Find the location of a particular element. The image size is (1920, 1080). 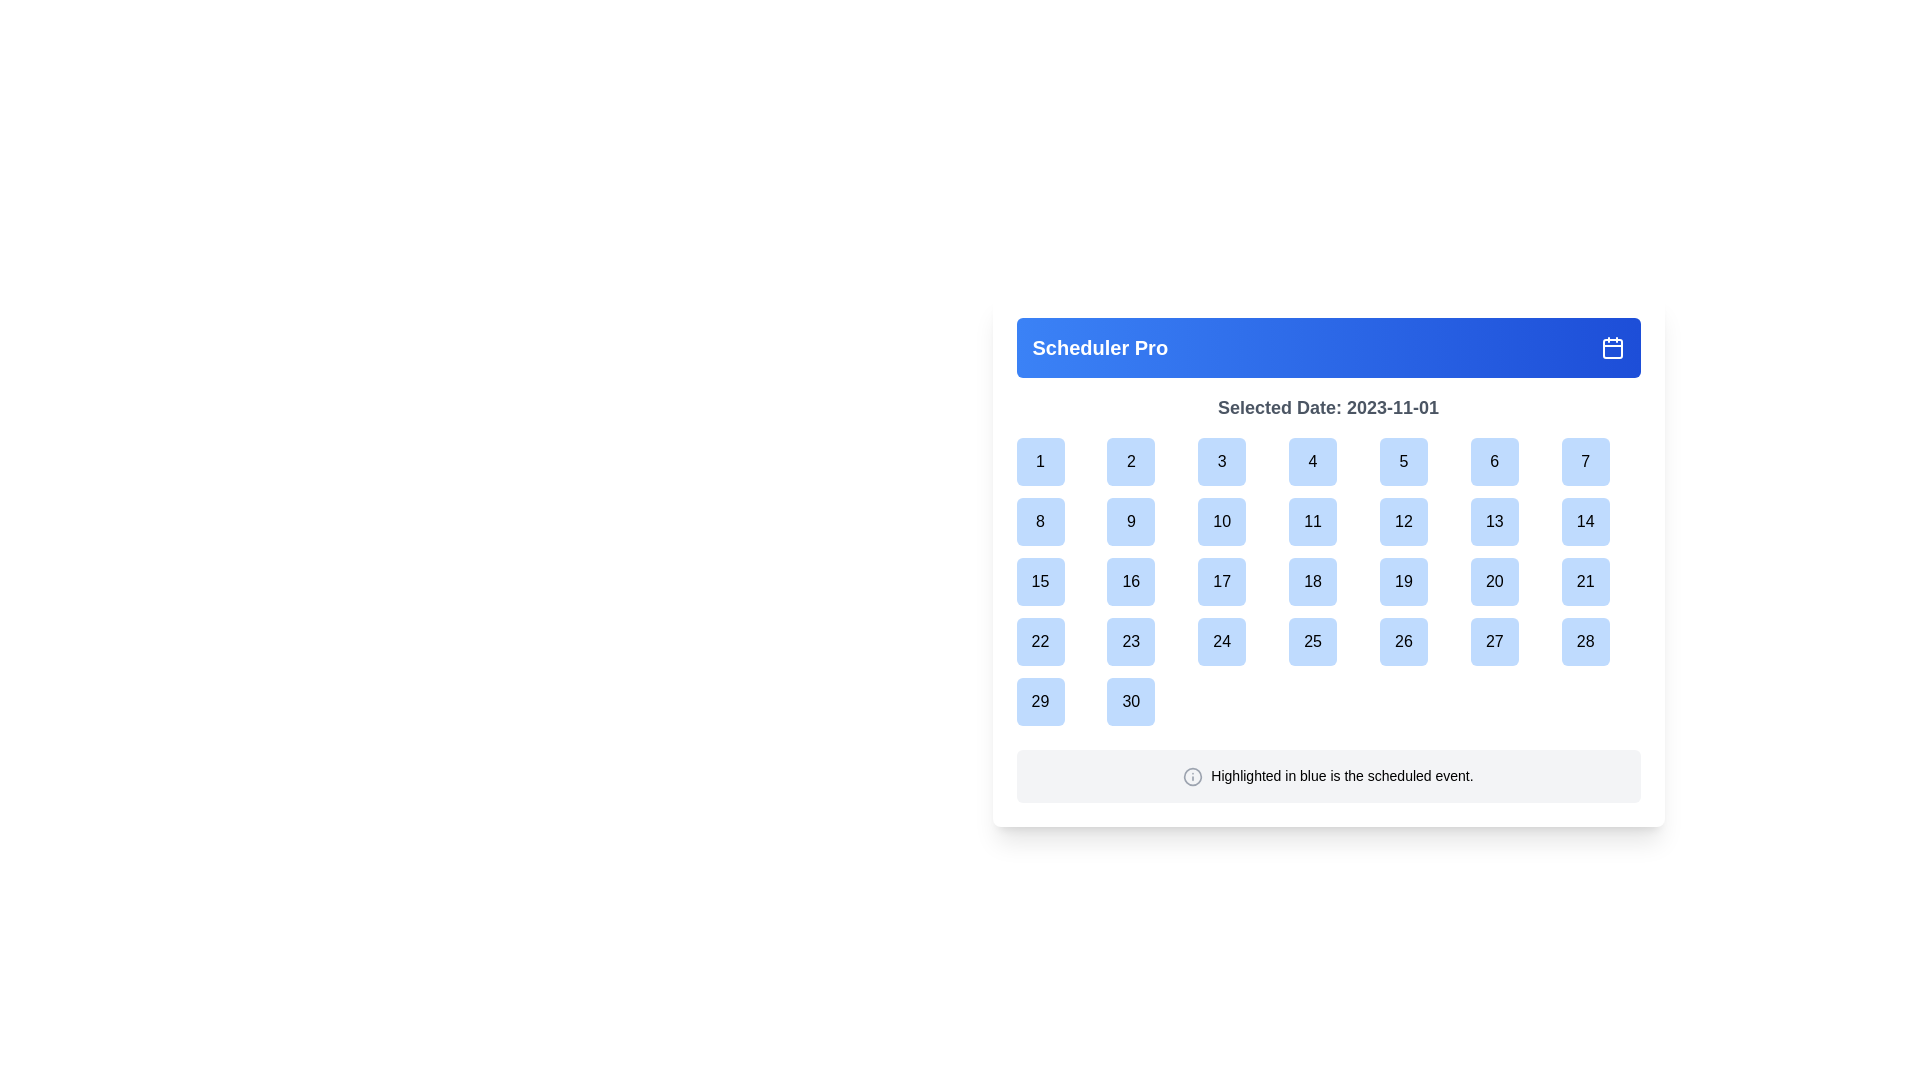

the static text display that reads 'Selected Date: 2023-11-01', which is centrally aligned in gray color above the date grid in the scheduling interface is located at coordinates (1328, 407).